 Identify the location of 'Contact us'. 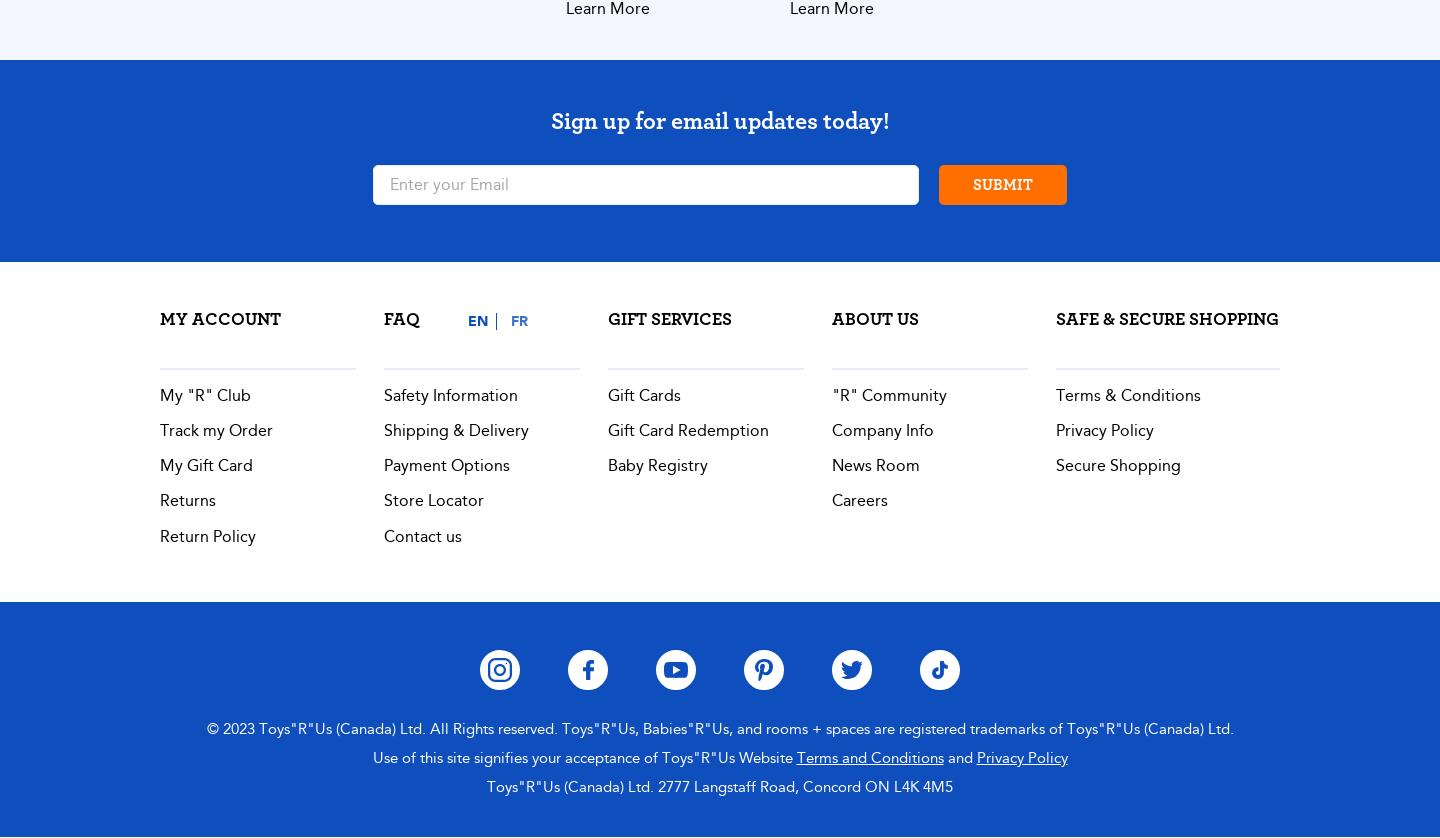
(423, 535).